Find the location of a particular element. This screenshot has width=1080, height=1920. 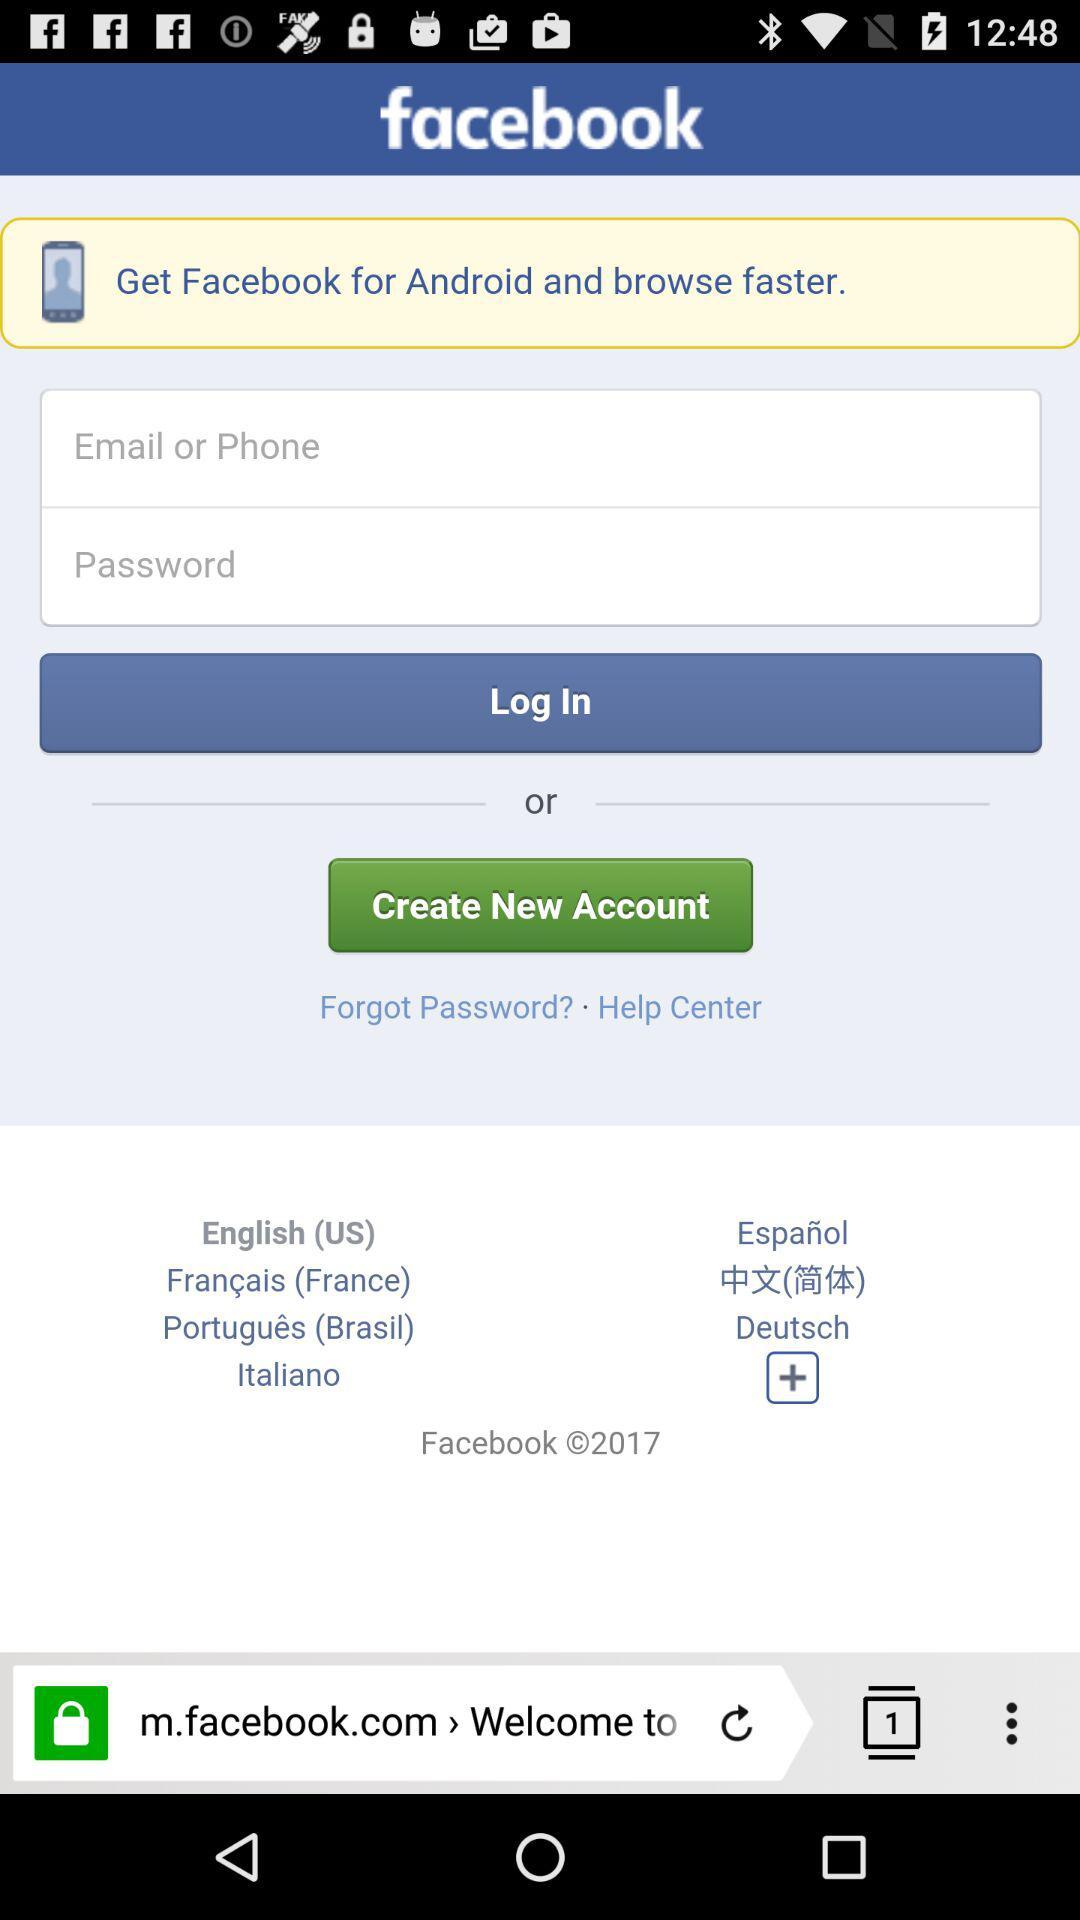

the refresh icon is located at coordinates (737, 1842).